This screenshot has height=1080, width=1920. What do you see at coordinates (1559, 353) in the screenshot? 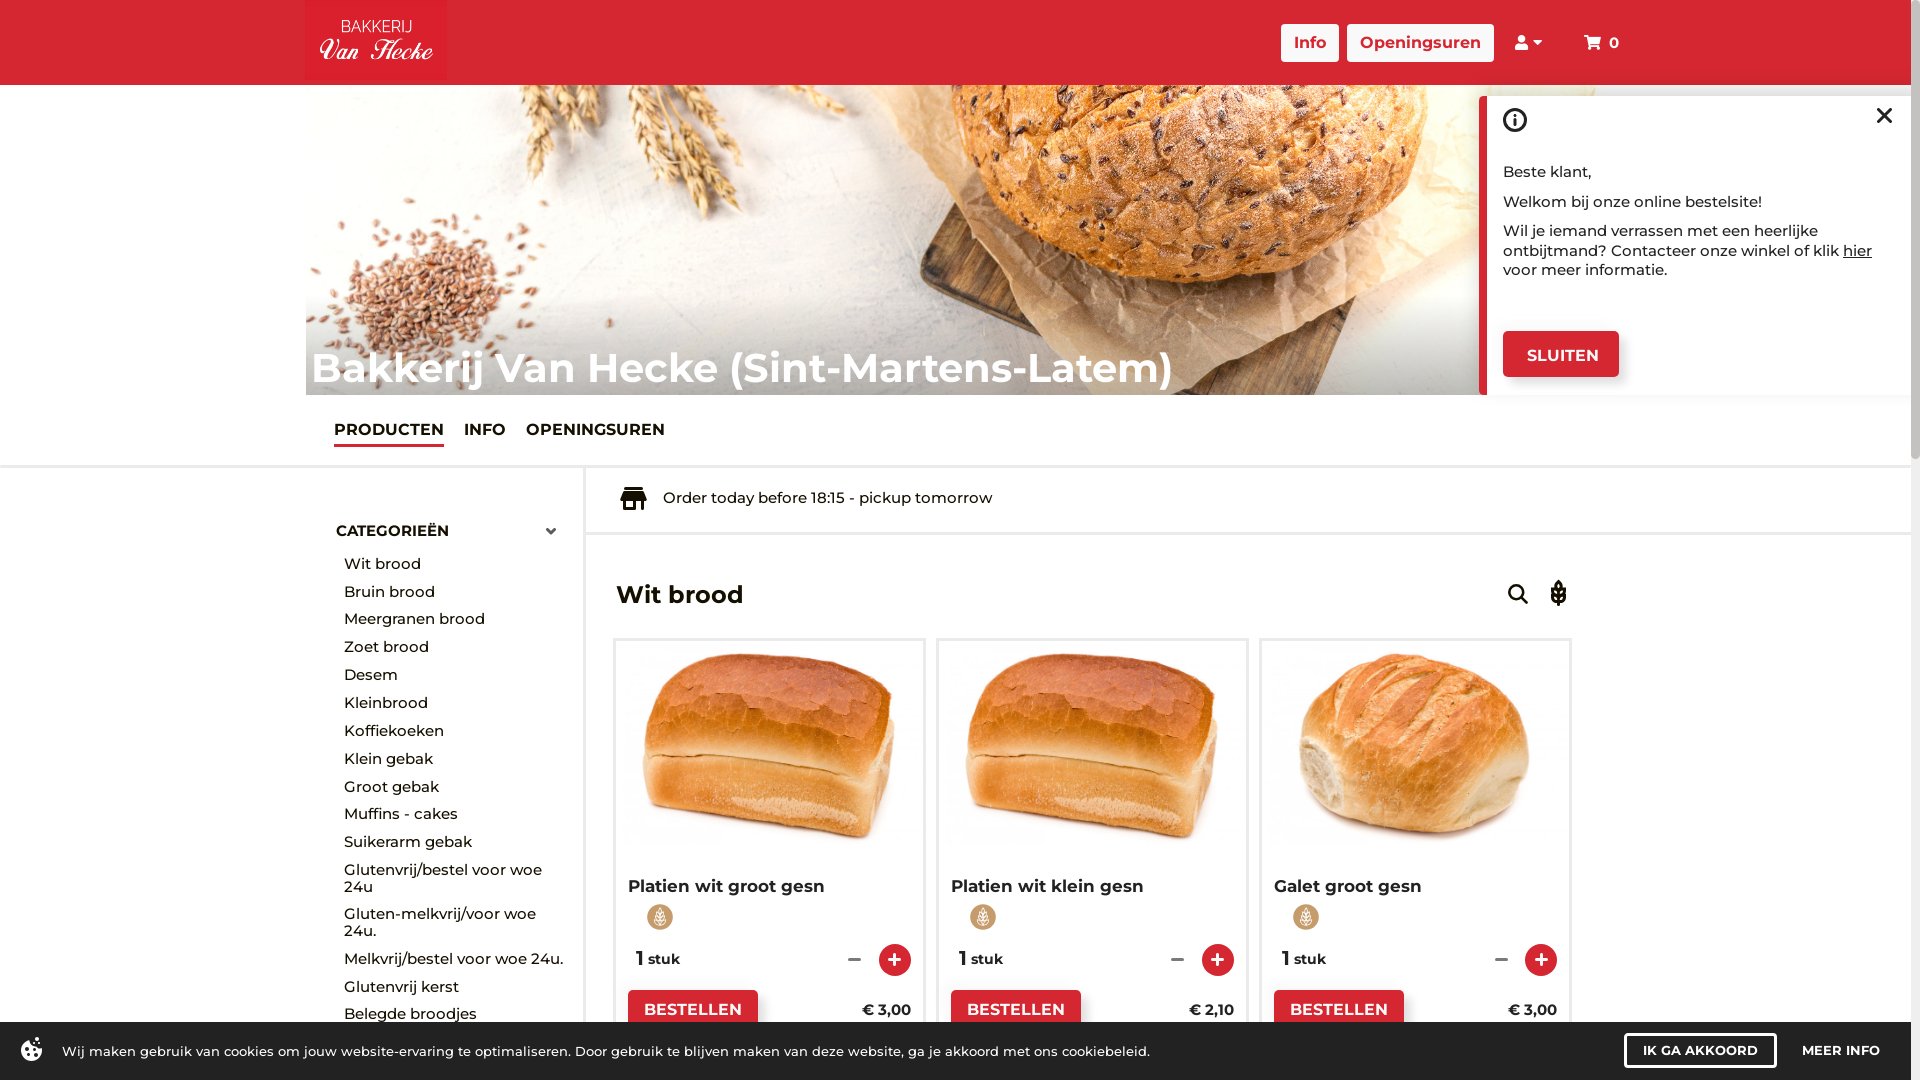
I see `'SLUITEN'` at bounding box center [1559, 353].